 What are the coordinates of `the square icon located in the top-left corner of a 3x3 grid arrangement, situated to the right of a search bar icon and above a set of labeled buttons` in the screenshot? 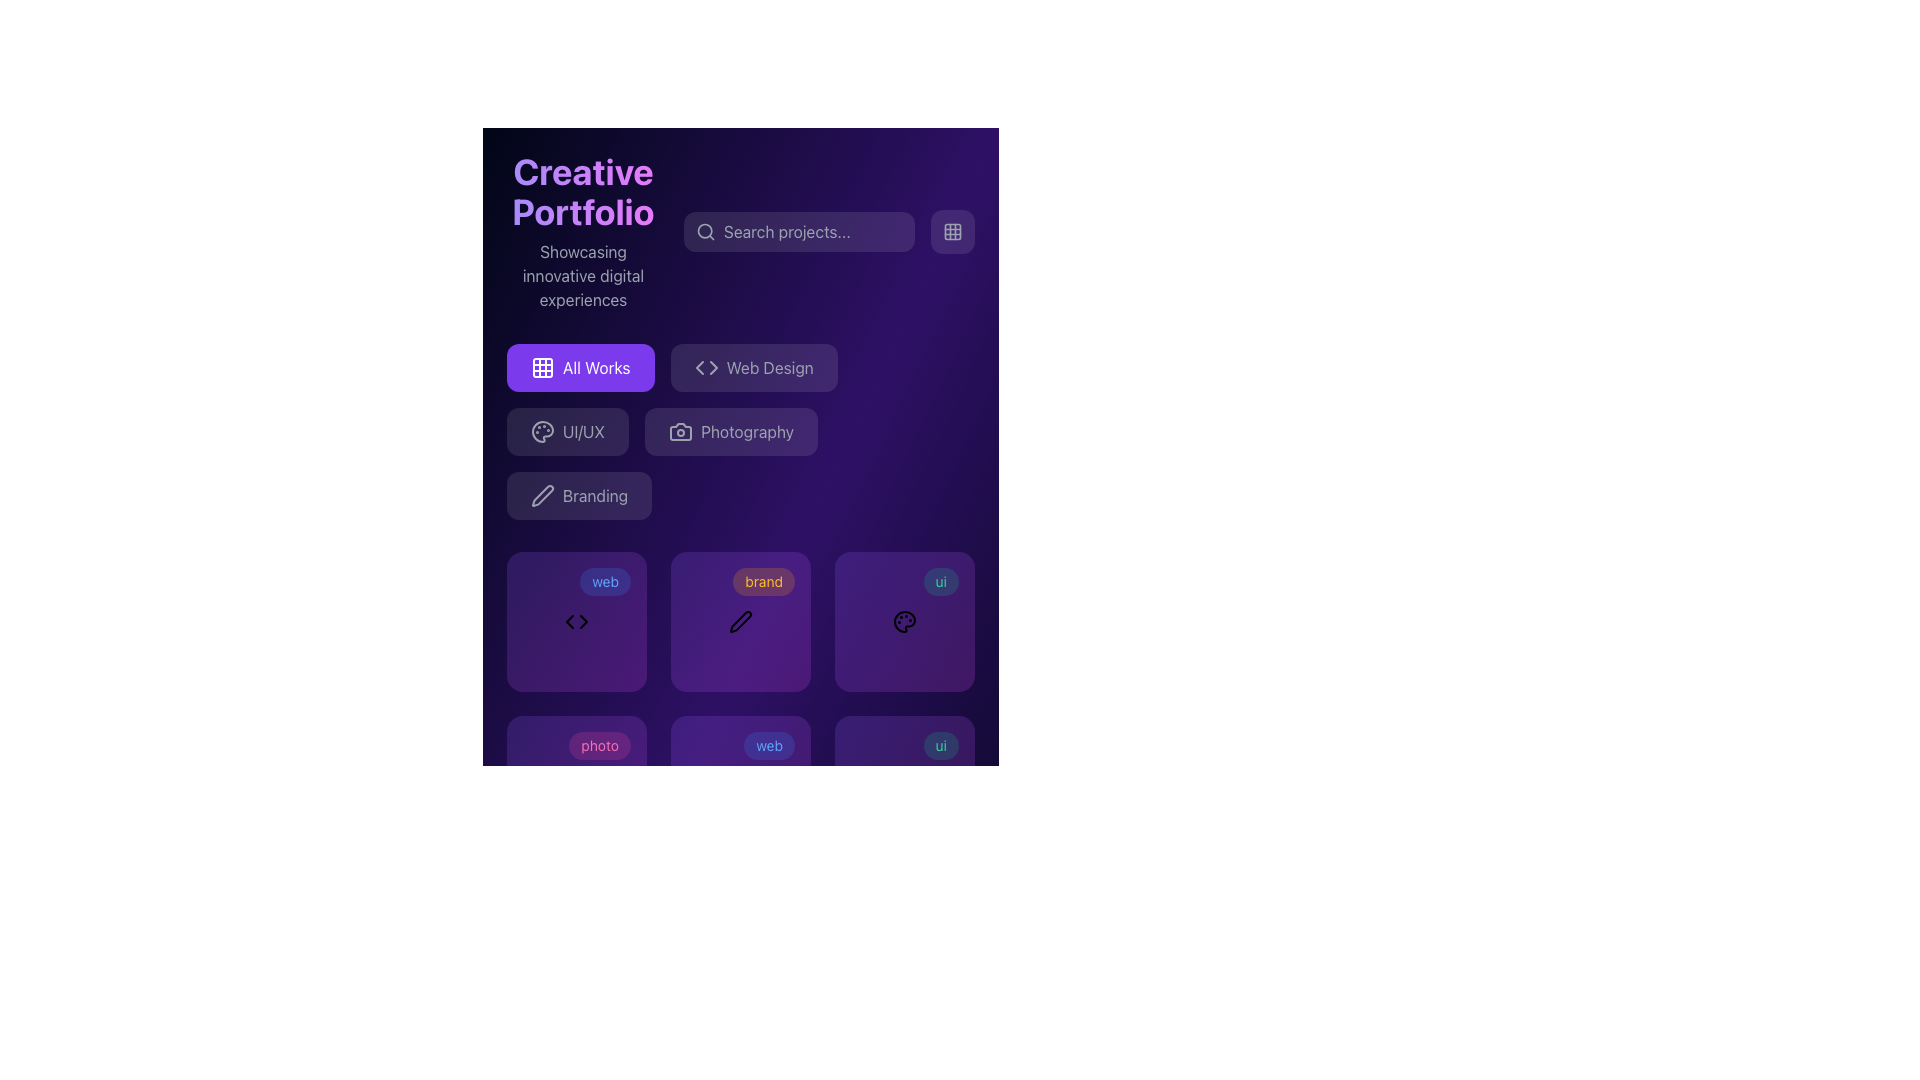 It's located at (542, 367).